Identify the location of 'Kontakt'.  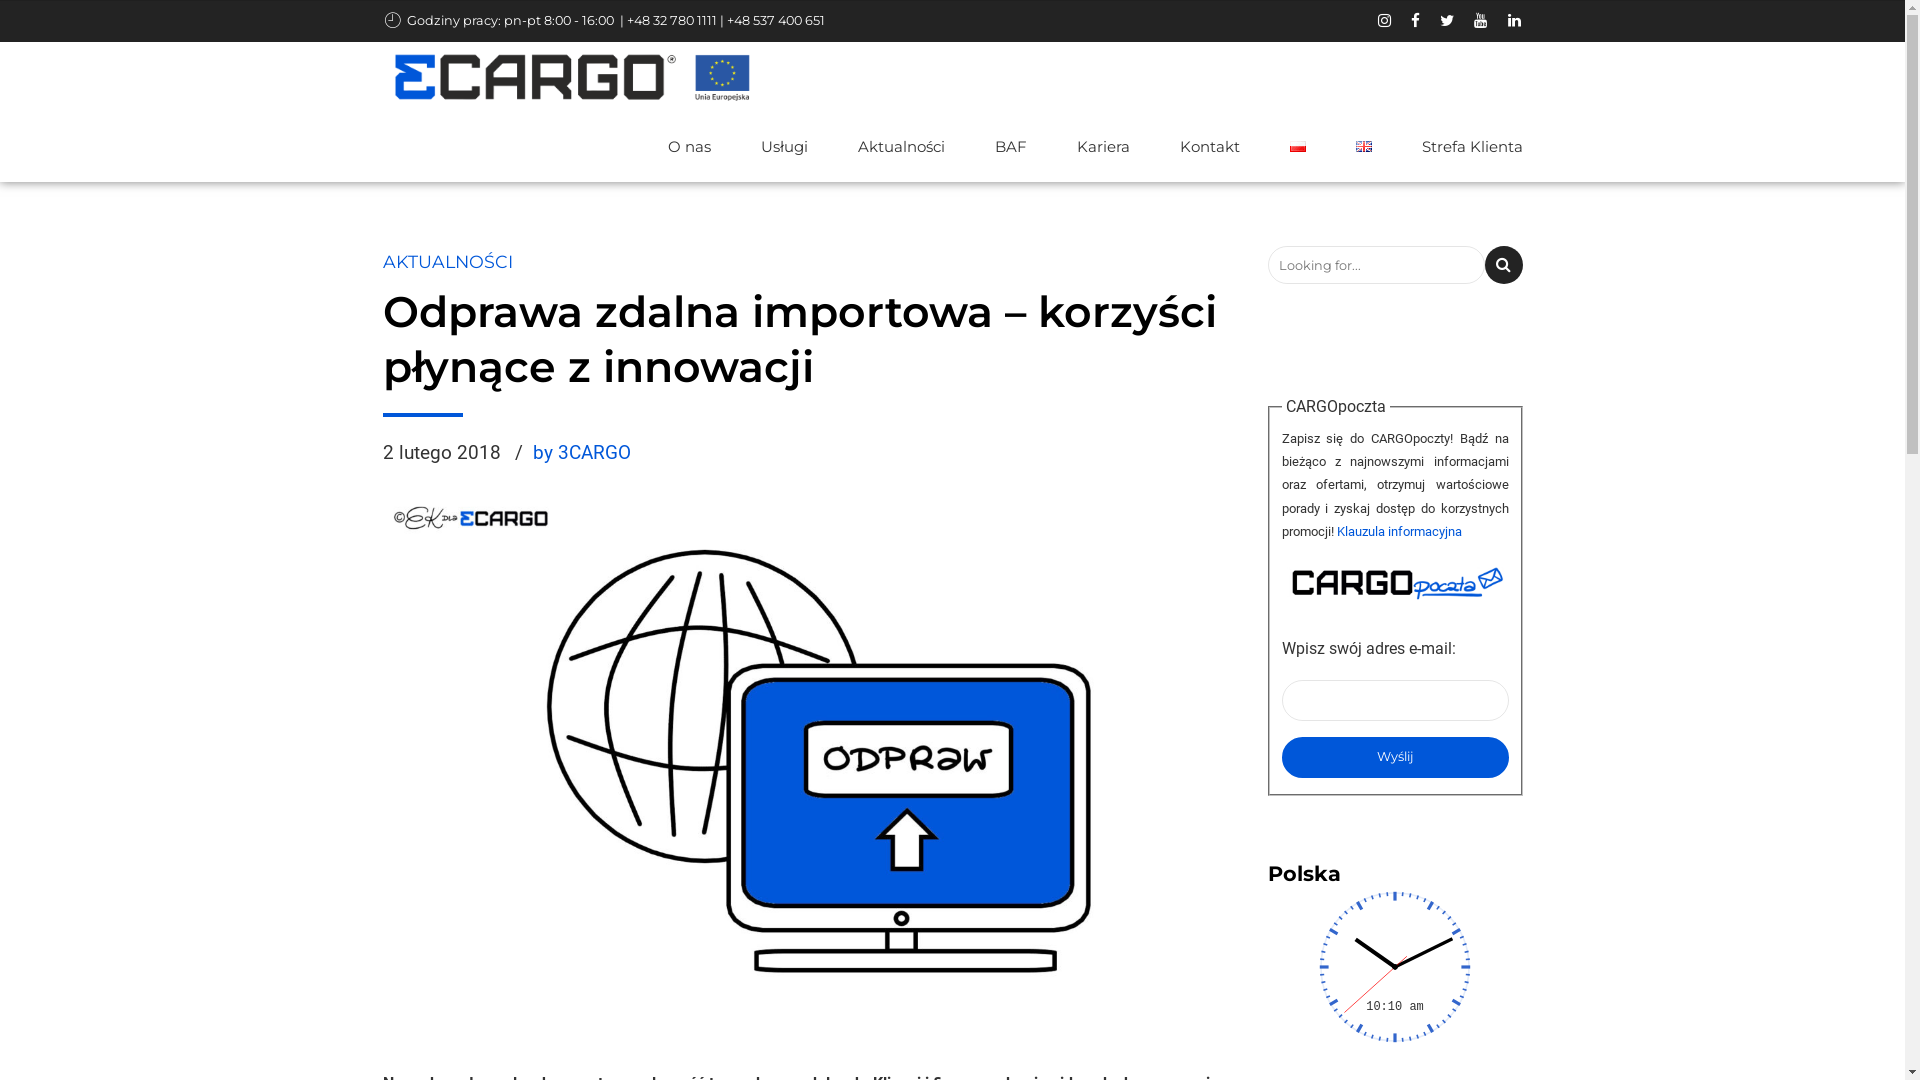
(1180, 145).